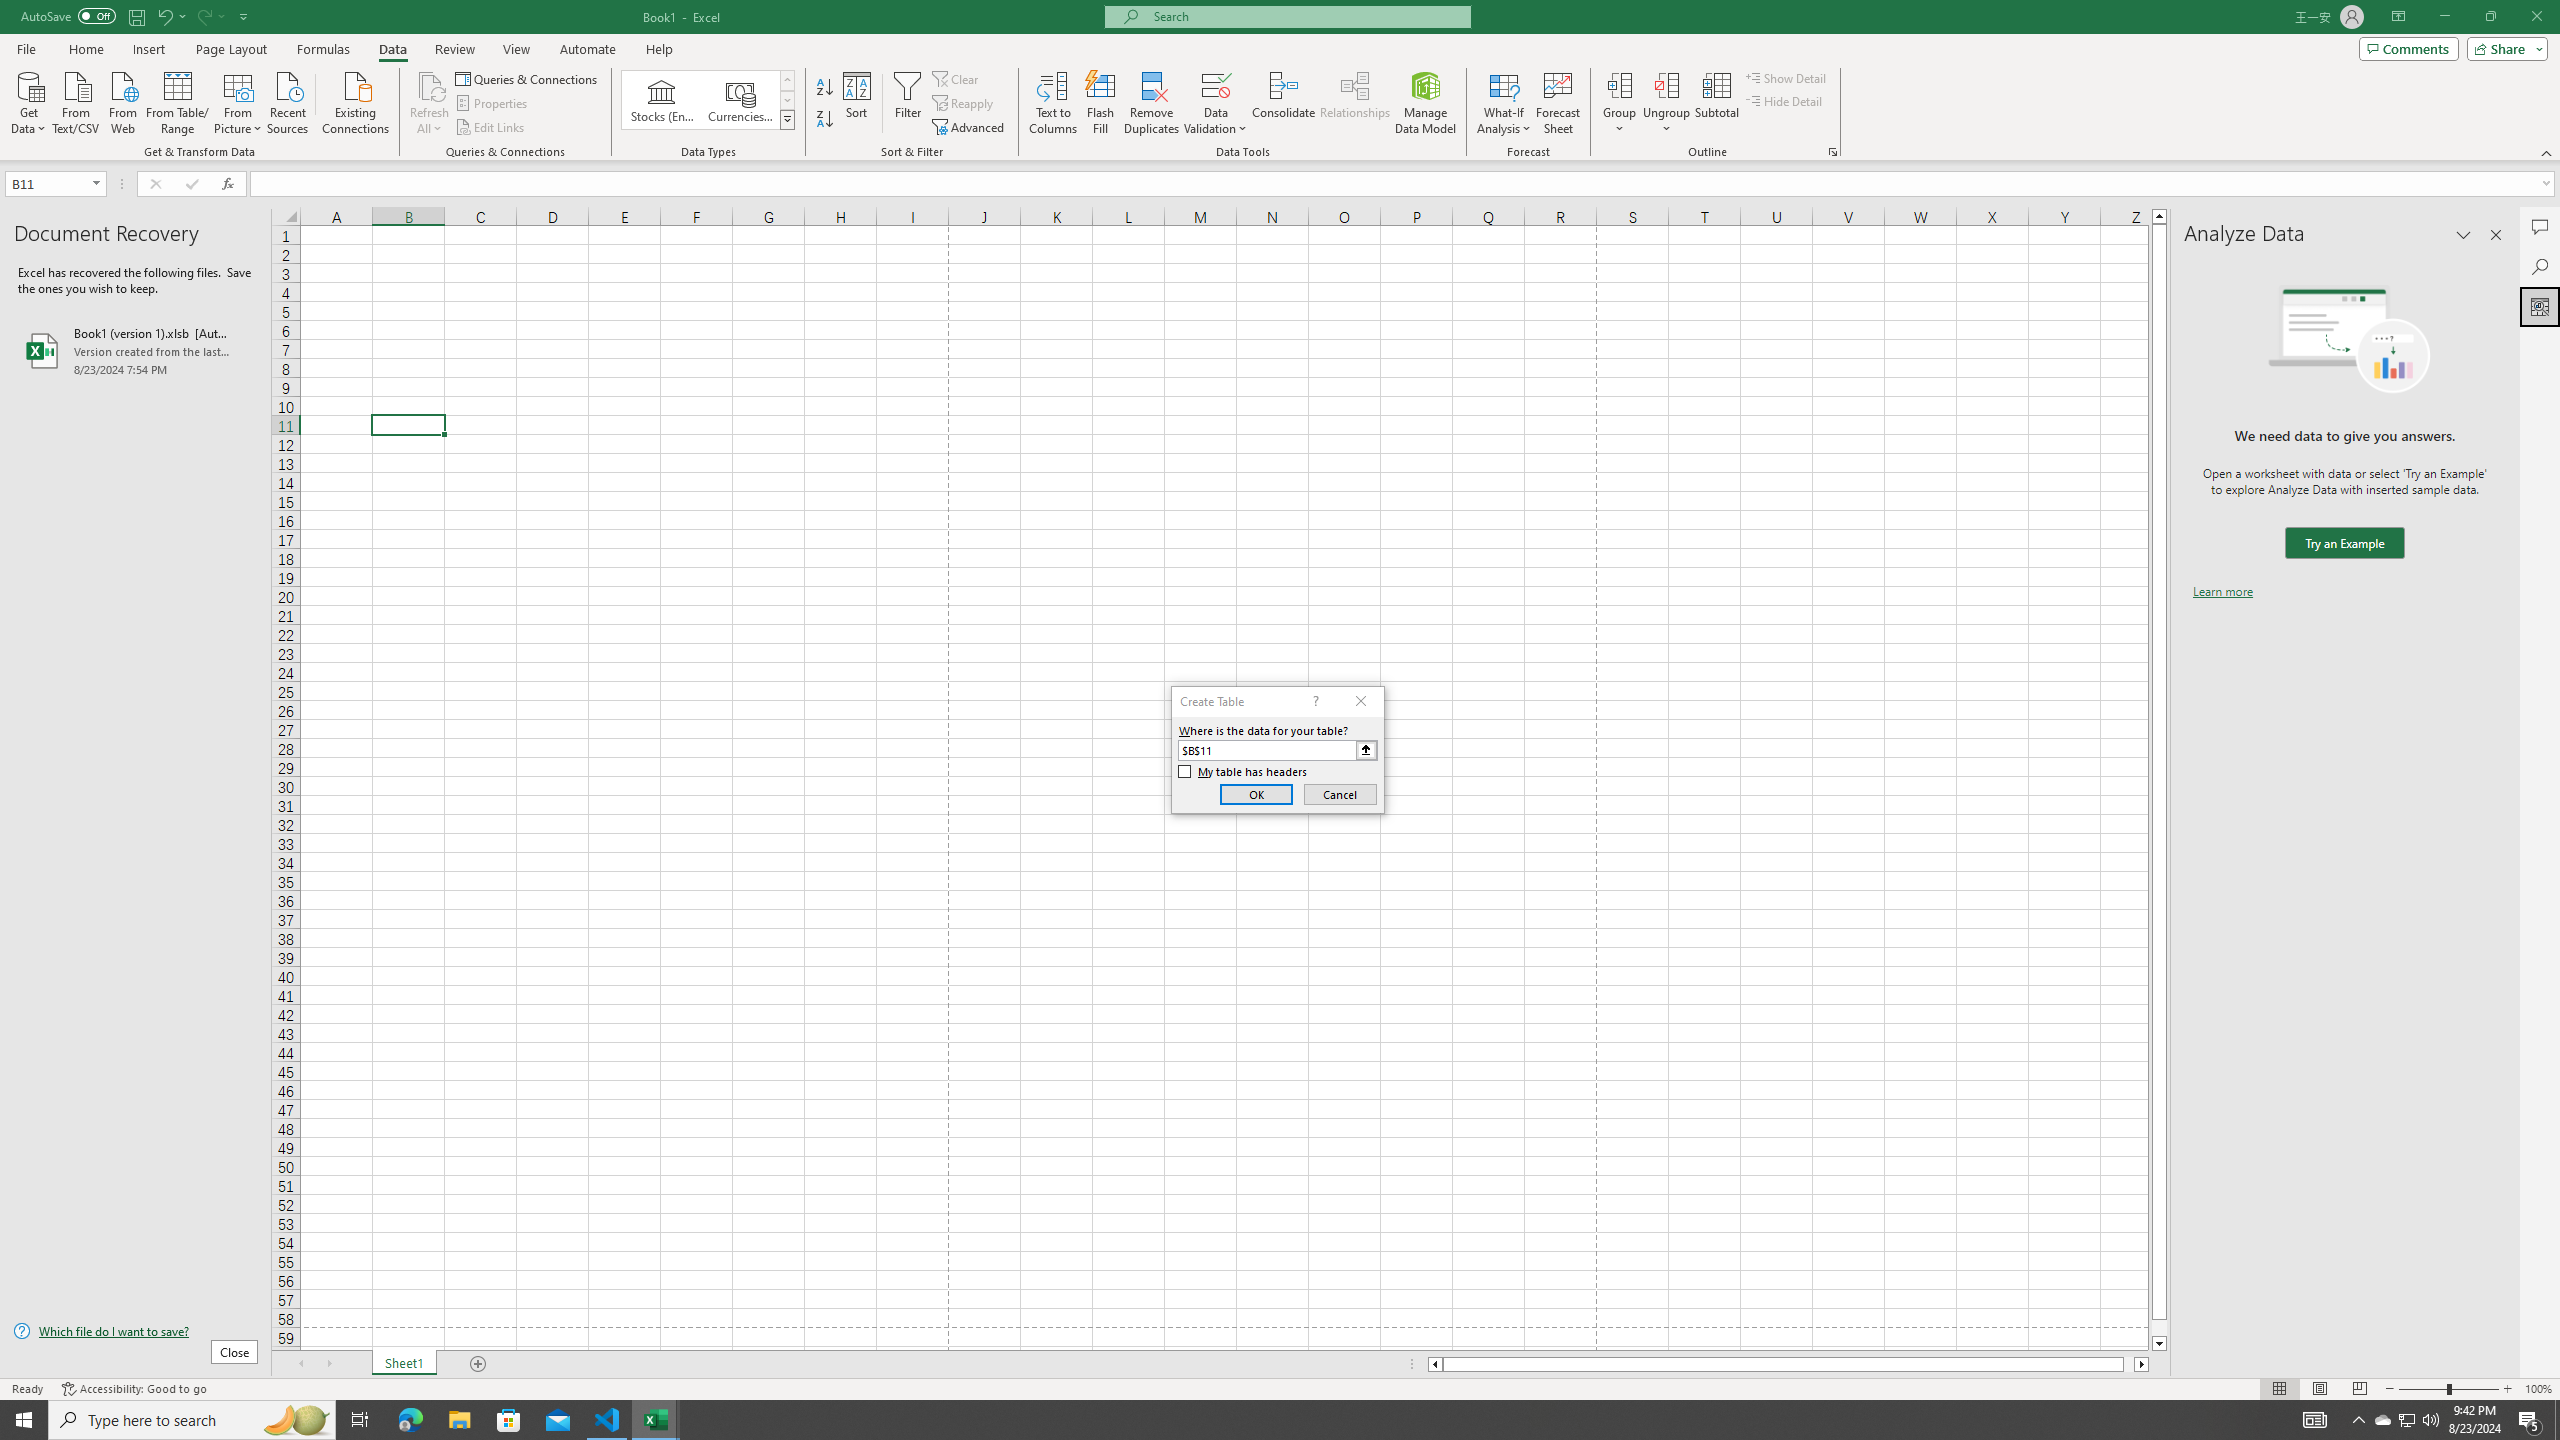 Image resolution: width=2560 pixels, height=1440 pixels. I want to click on 'Zoom', so click(2447, 1389).